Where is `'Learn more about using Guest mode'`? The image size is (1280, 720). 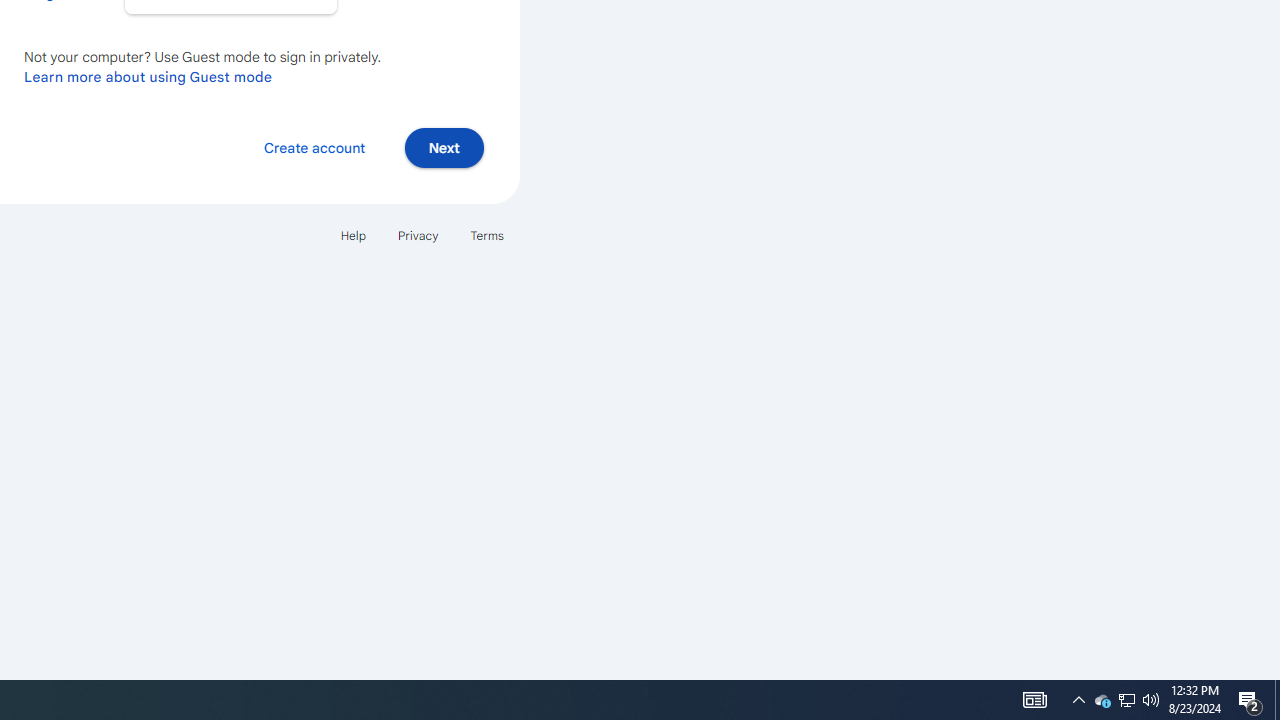
'Learn more about using Guest mode' is located at coordinates (147, 75).